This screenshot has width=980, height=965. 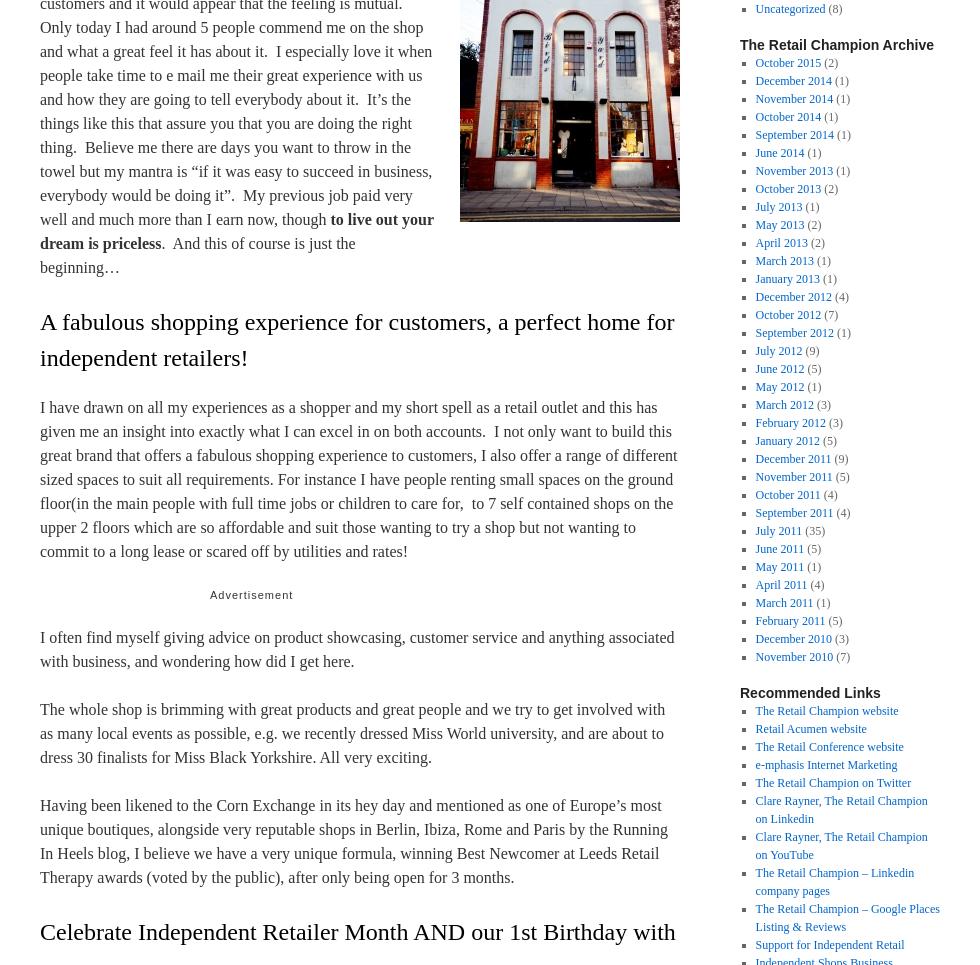 I want to click on 'October 2012', so click(x=788, y=313).